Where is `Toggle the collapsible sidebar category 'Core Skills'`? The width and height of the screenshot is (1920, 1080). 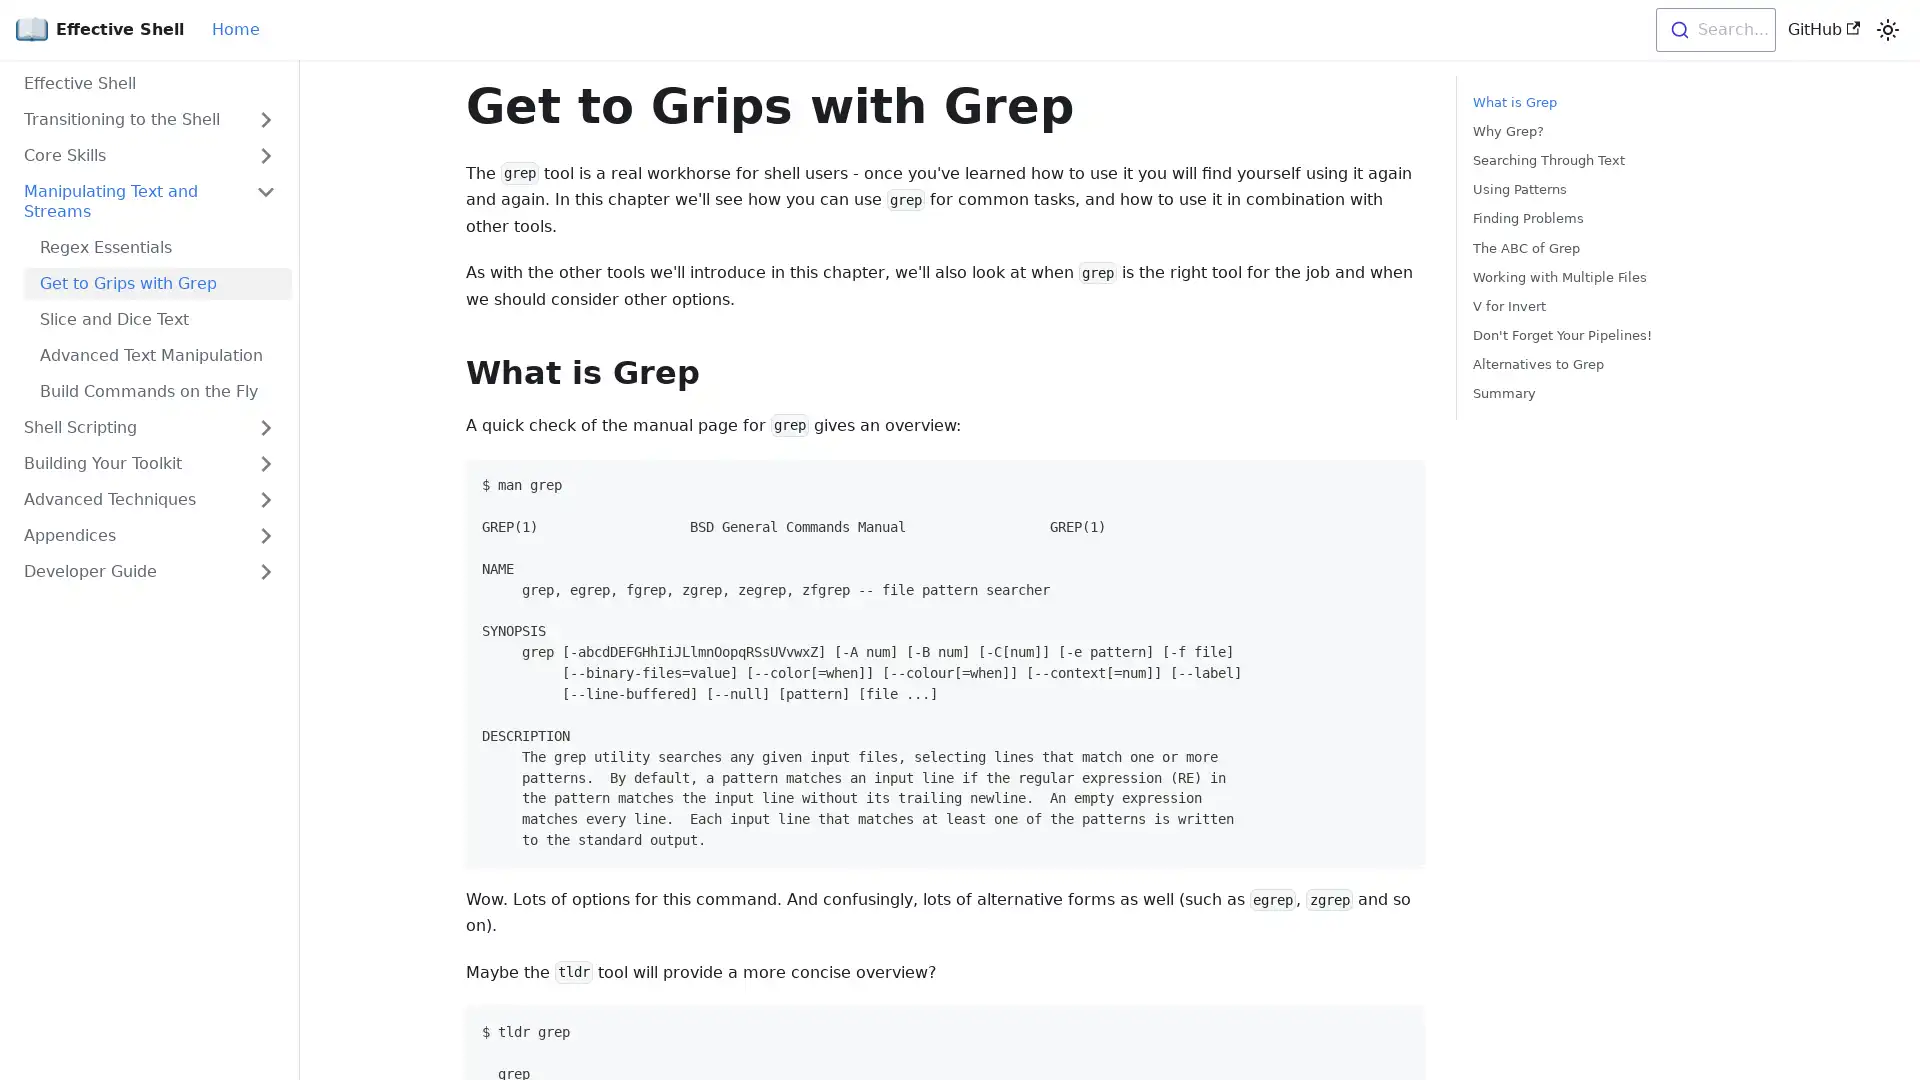 Toggle the collapsible sidebar category 'Core Skills' is located at coordinates (264, 154).